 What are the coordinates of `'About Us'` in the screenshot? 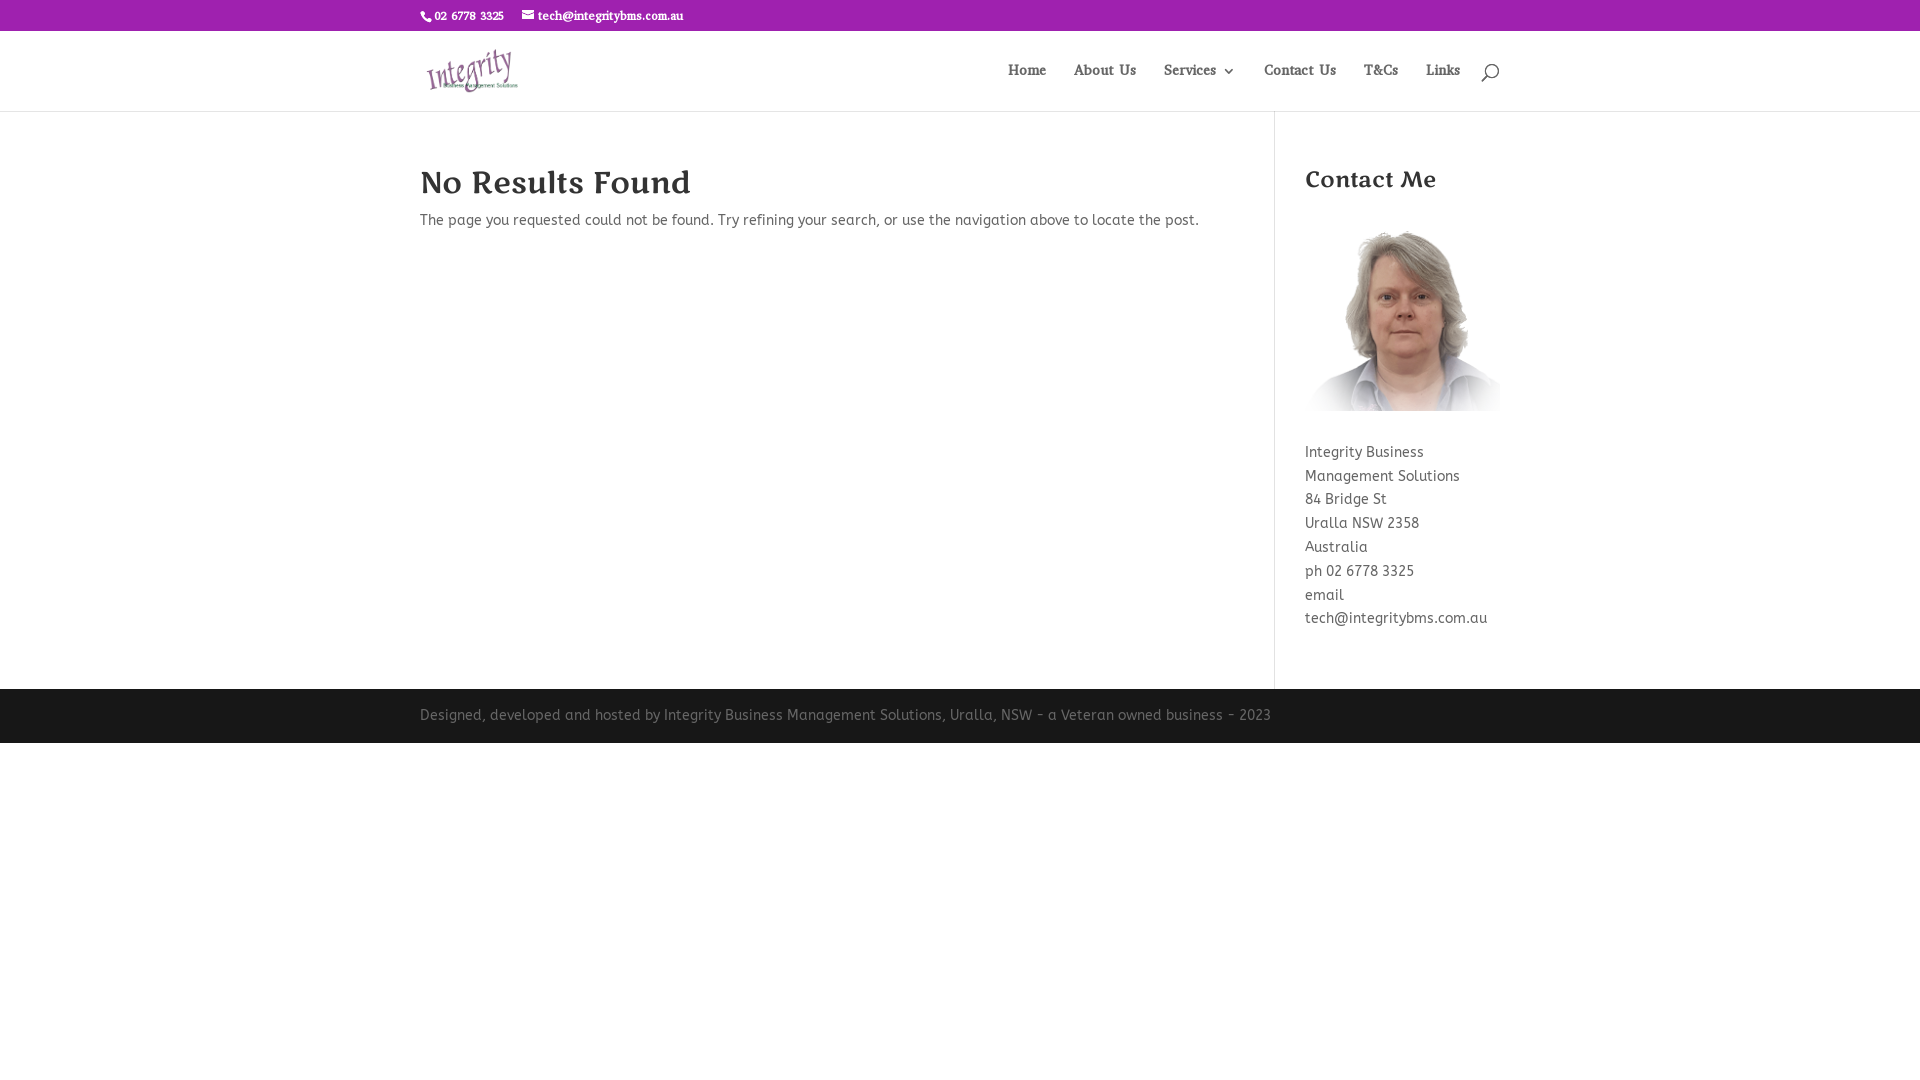 It's located at (1103, 86).